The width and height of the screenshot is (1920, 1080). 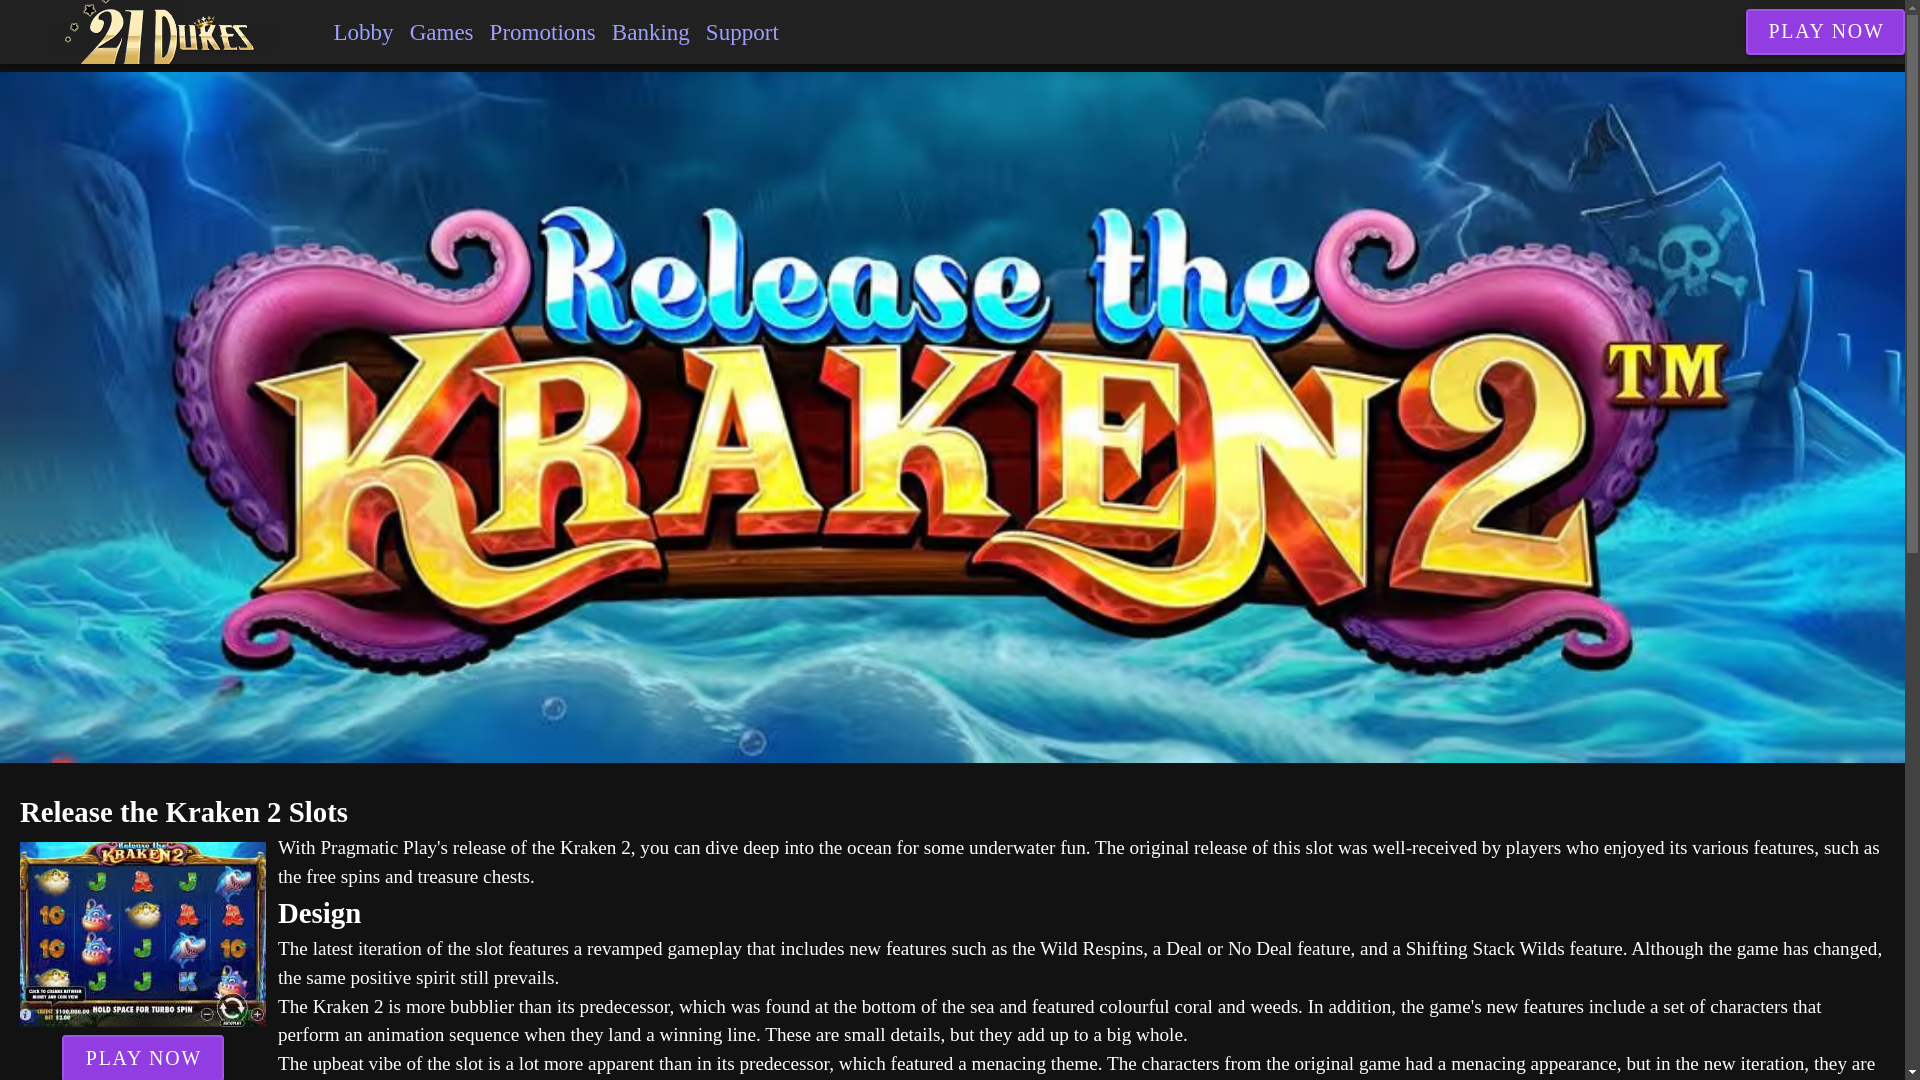 I want to click on 'PLAY NOW', so click(x=1825, y=31).